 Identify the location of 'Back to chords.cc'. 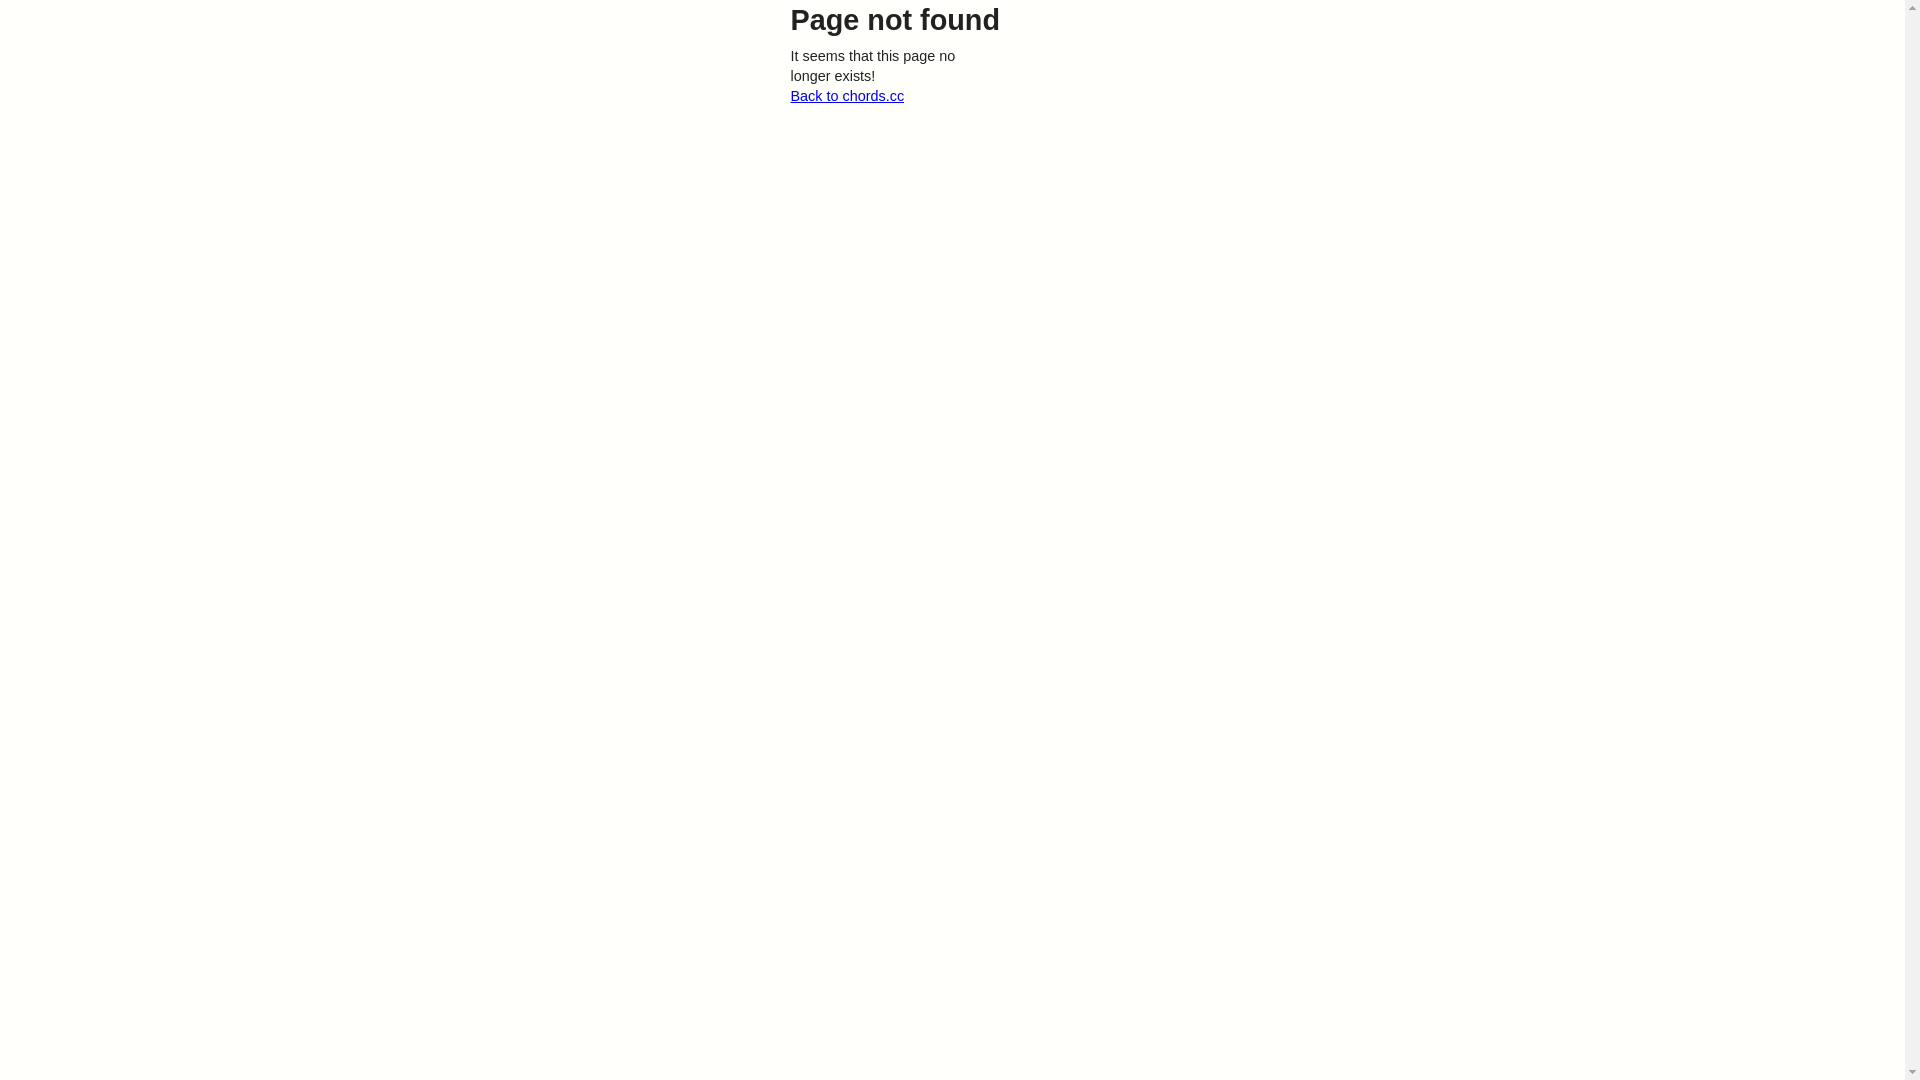
(846, 96).